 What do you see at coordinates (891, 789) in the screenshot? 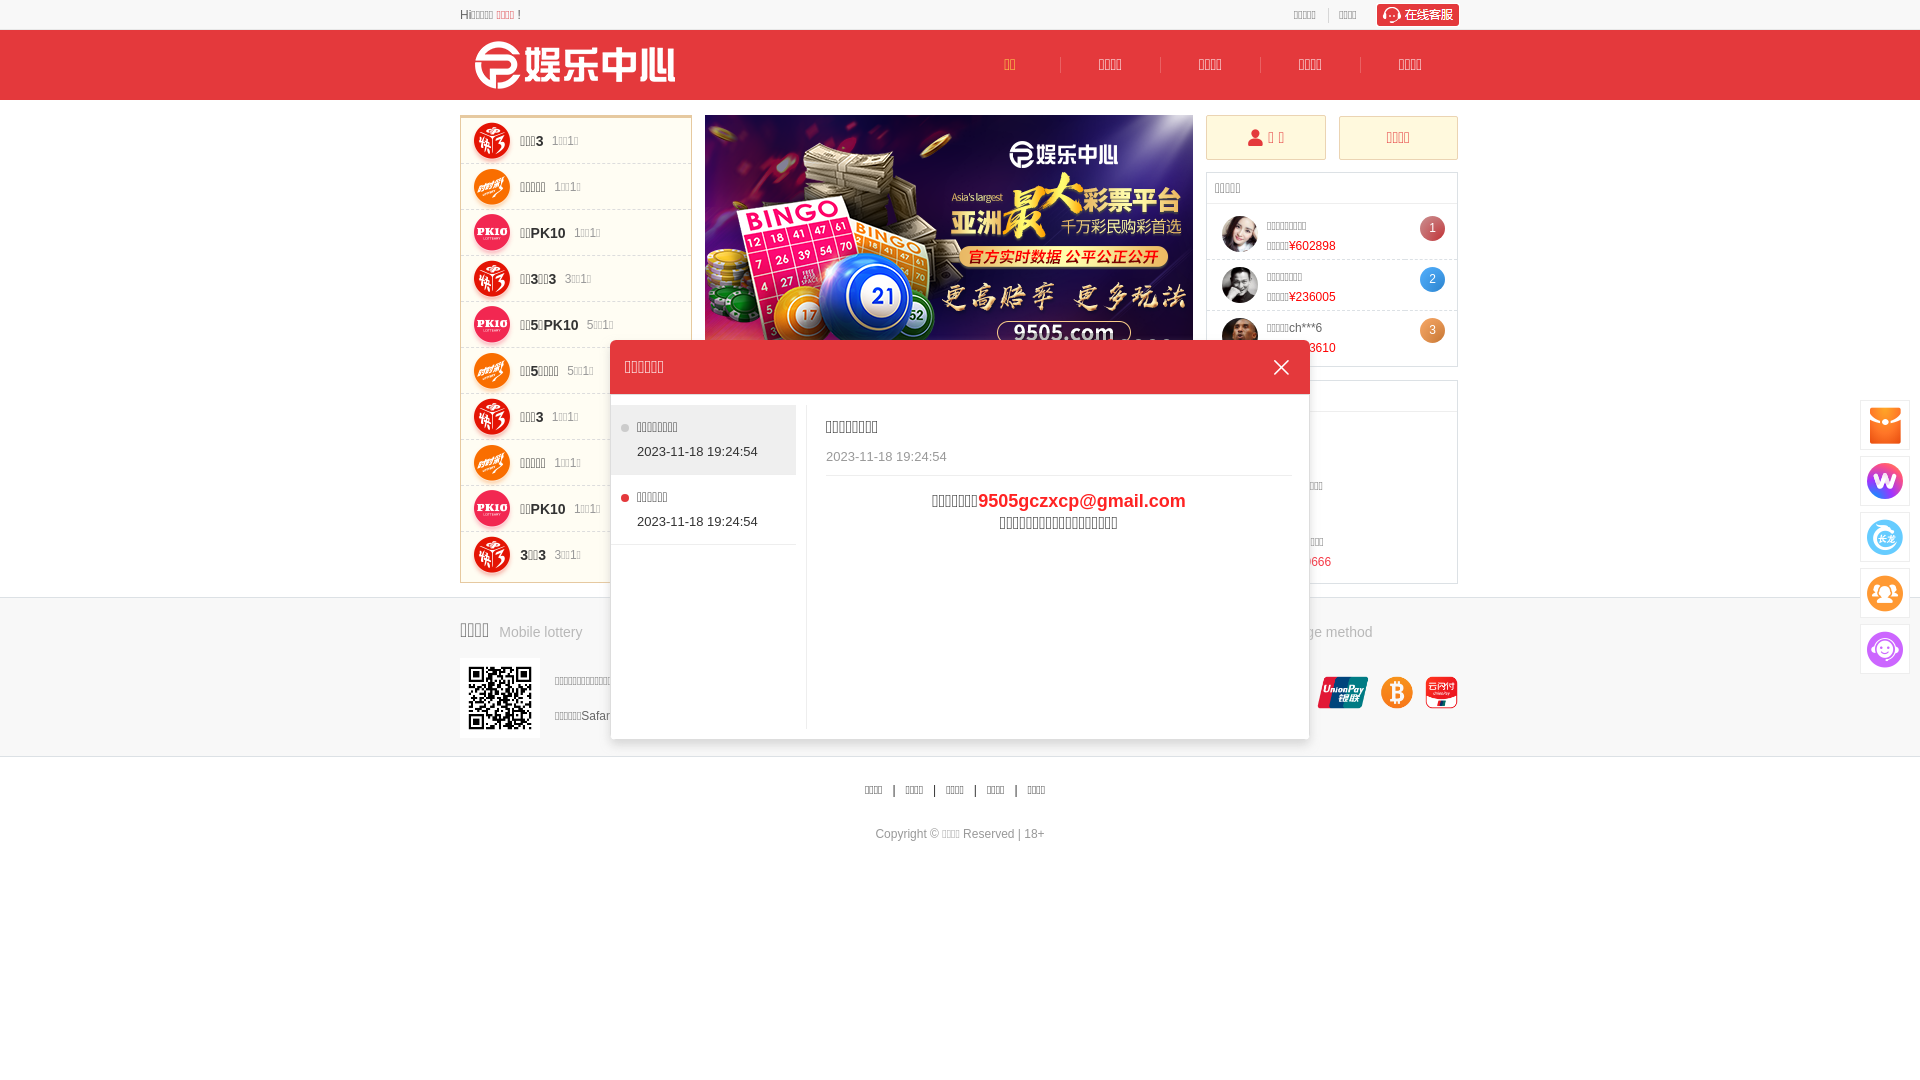
I see `'|'` at bounding box center [891, 789].